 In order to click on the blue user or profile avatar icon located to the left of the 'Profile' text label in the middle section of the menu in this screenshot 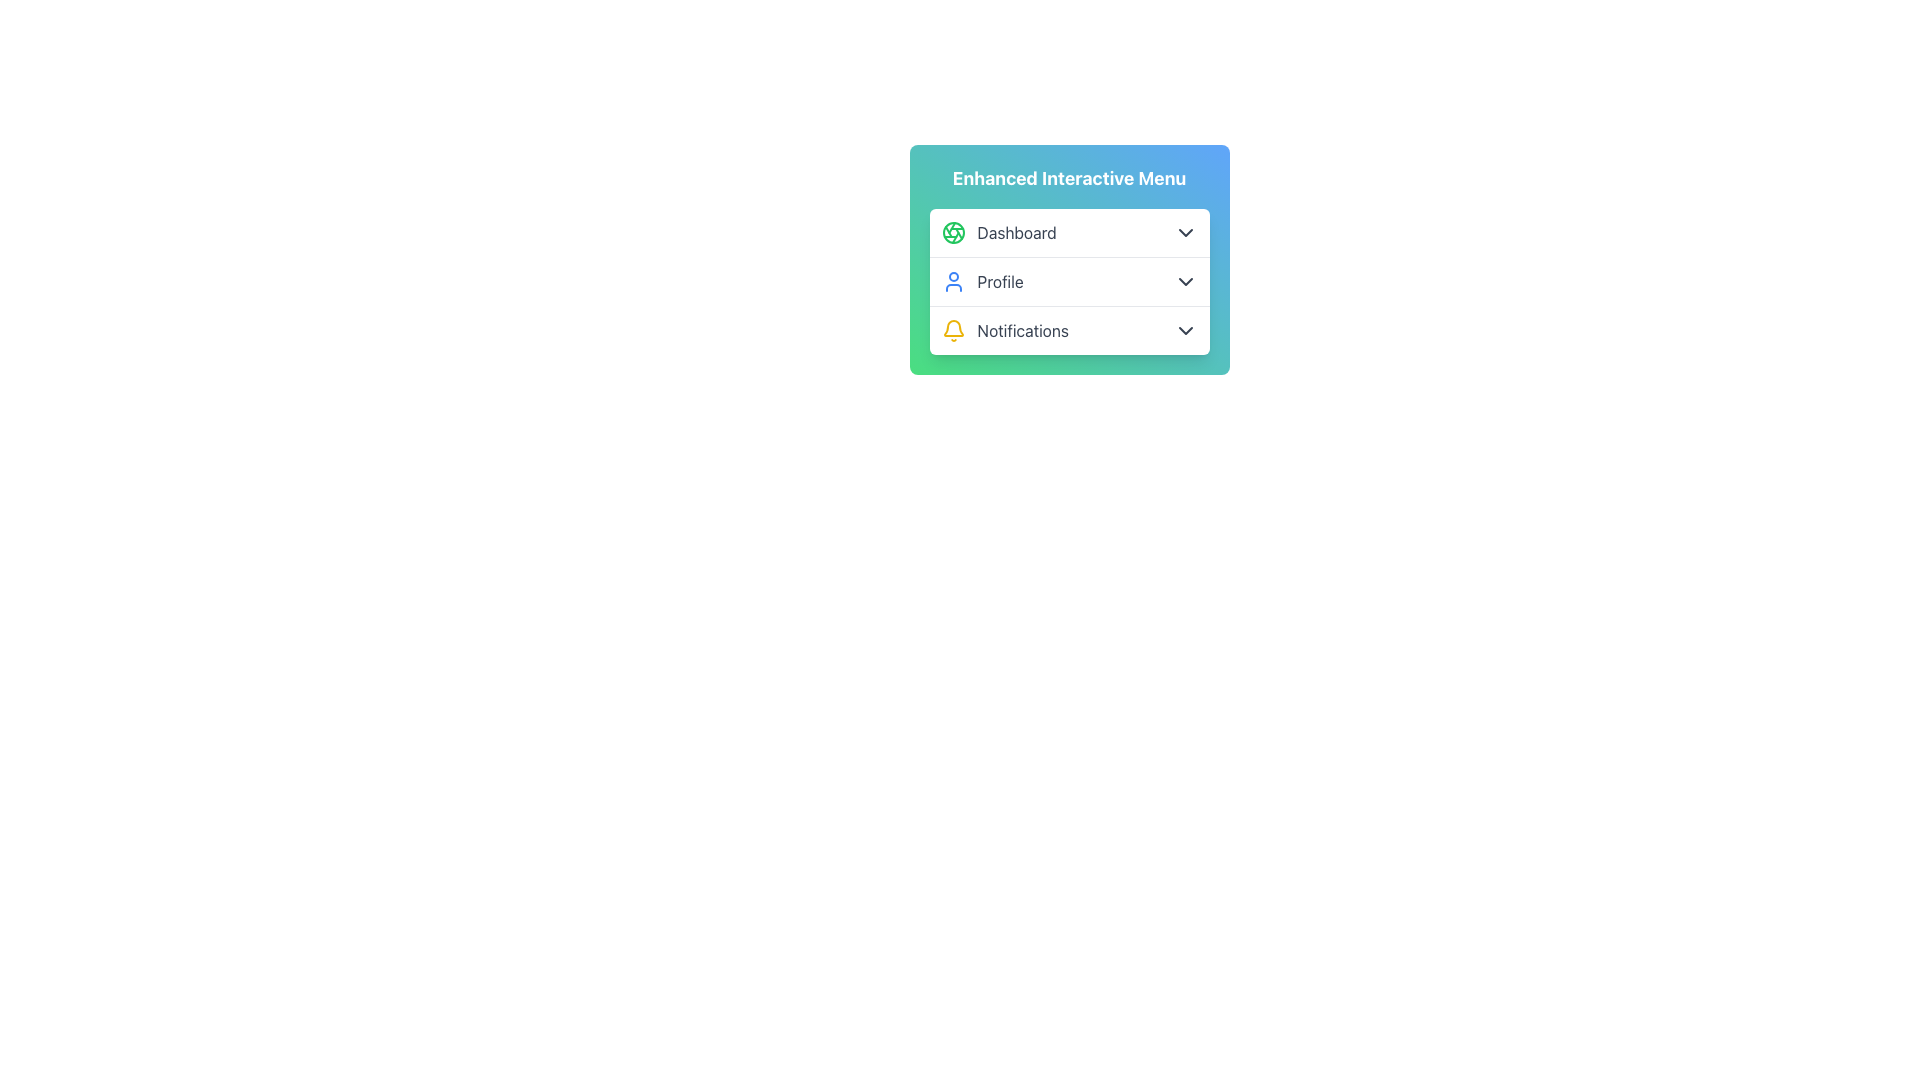, I will do `click(952, 281)`.